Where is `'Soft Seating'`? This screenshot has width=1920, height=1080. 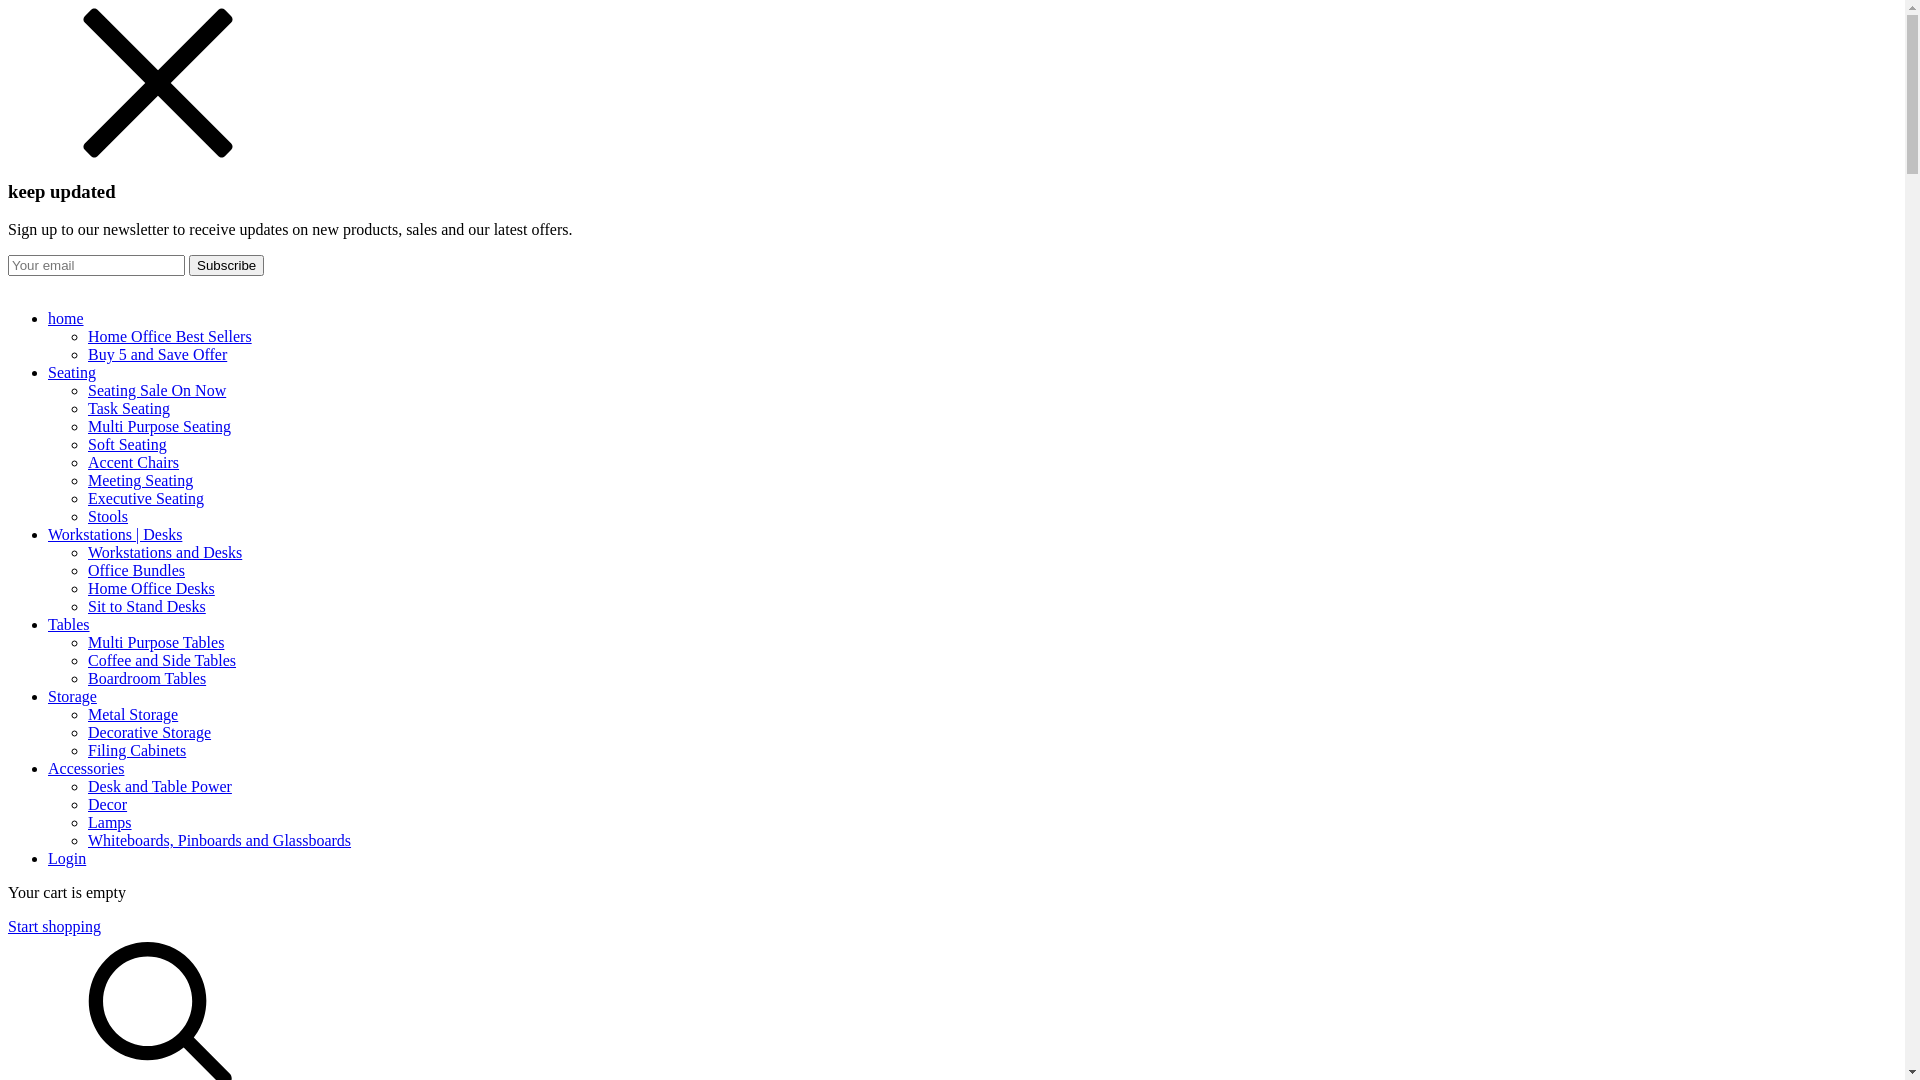
'Soft Seating' is located at coordinates (86, 443).